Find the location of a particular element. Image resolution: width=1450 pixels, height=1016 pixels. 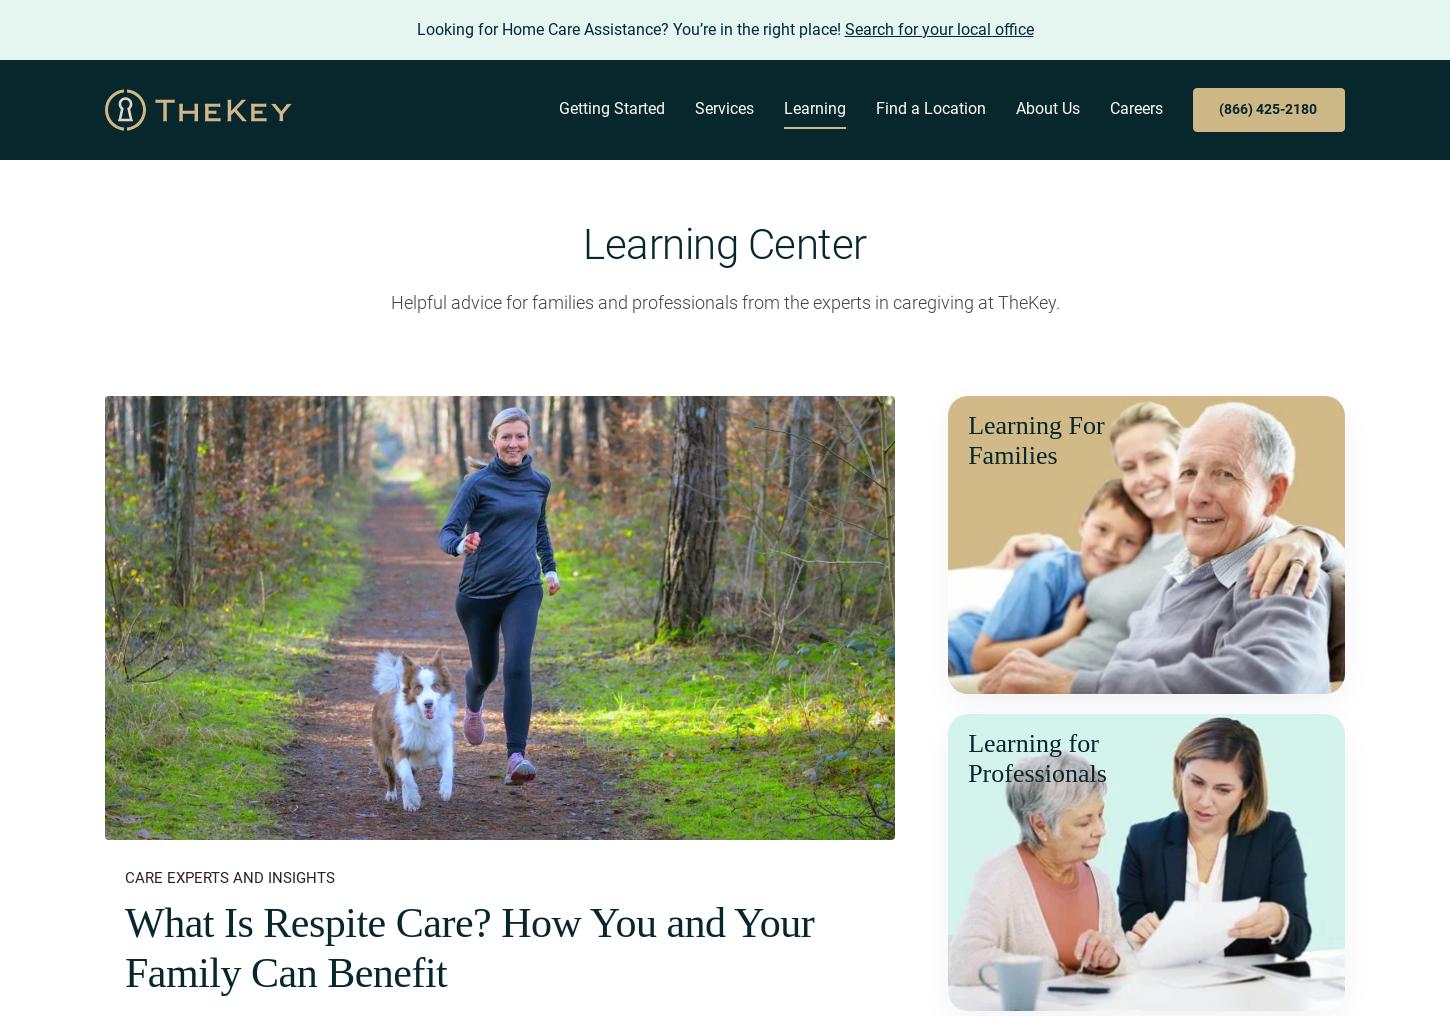

'Referral Partners' is located at coordinates (994, 377).